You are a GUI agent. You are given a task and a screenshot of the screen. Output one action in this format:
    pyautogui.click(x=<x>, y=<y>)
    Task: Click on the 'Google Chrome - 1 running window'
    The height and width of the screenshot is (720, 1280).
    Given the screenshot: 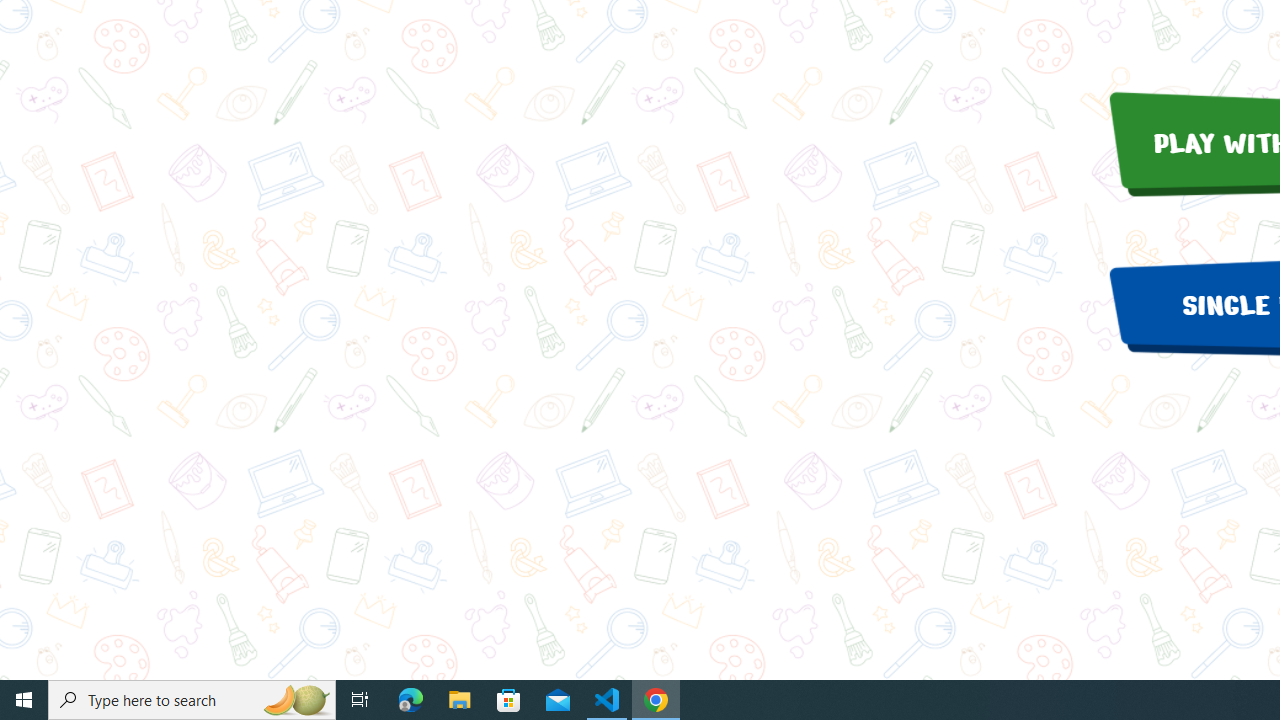 What is the action you would take?
    pyautogui.click(x=656, y=698)
    